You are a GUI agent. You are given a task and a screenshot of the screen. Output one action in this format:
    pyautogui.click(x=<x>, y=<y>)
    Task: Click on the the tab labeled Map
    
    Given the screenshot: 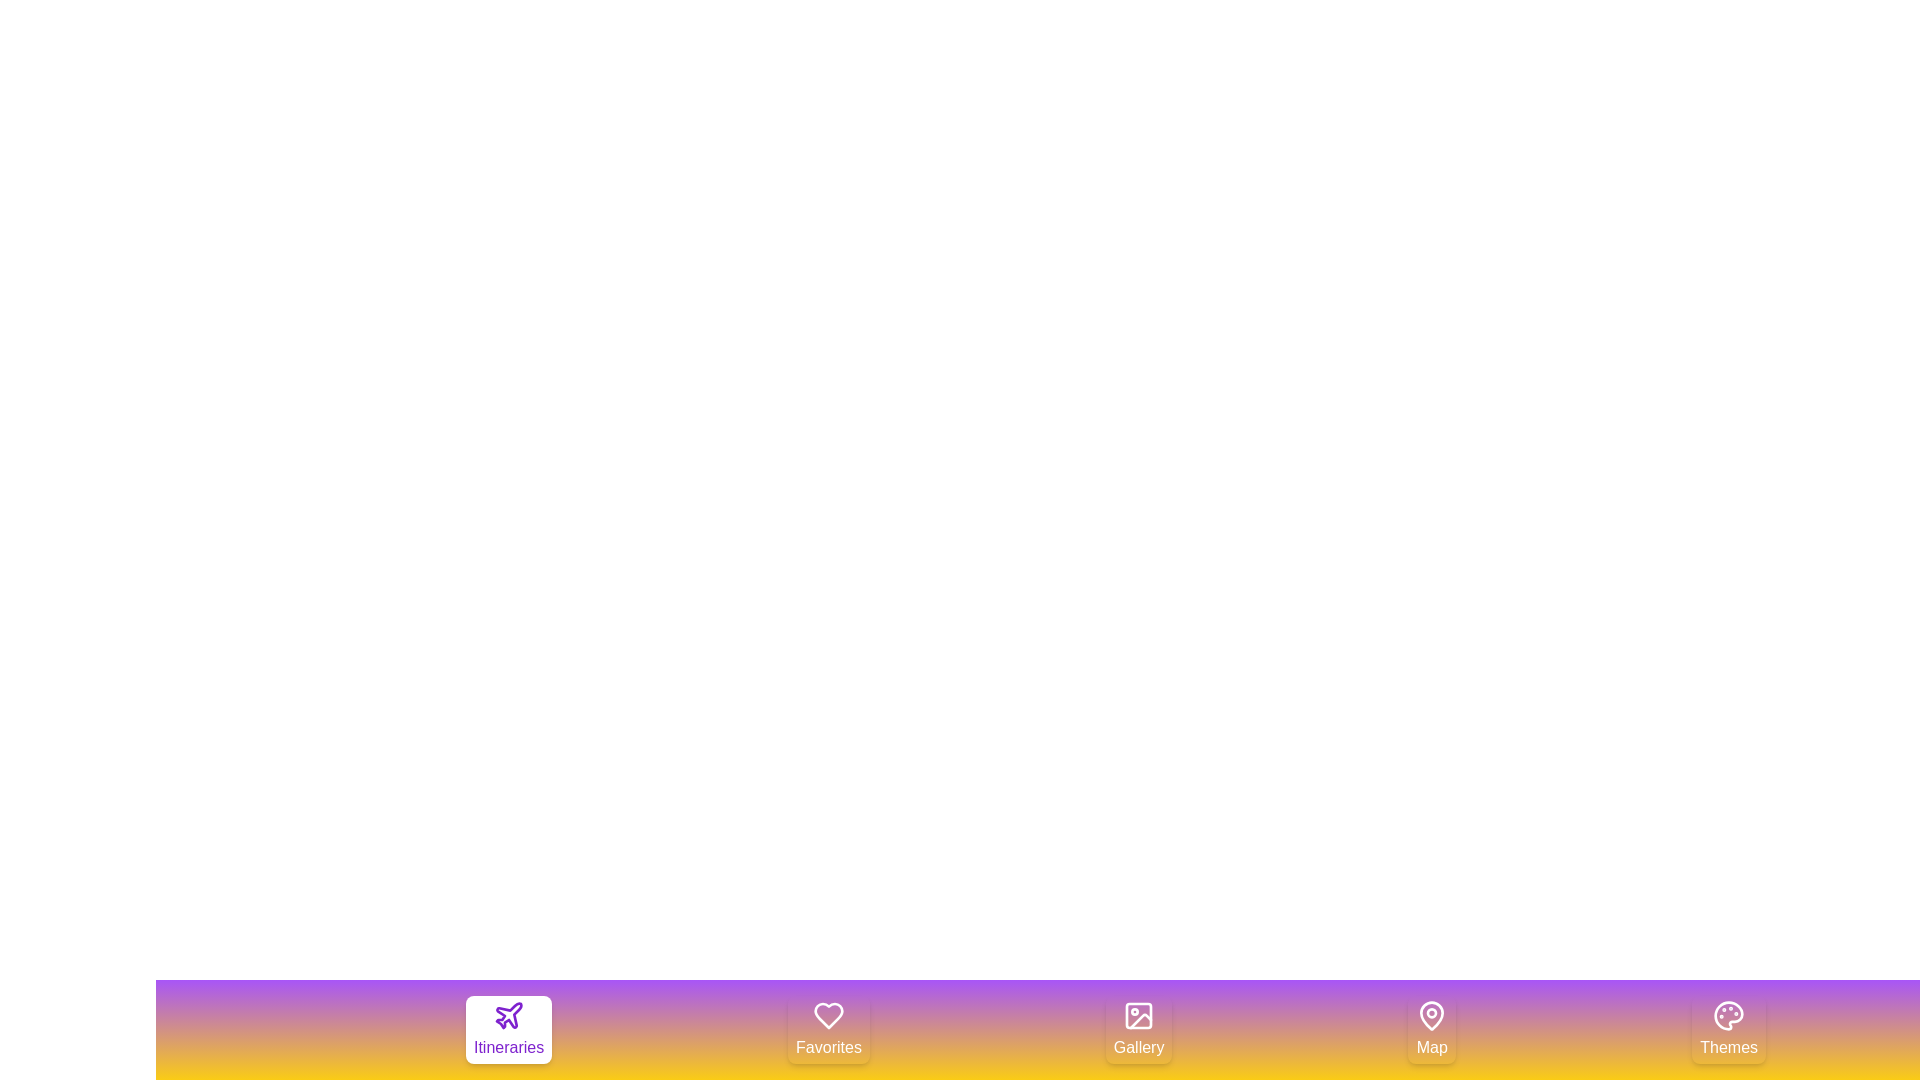 What is the action you would take?
    pyautogui.click(x=1431, y=1029)
    